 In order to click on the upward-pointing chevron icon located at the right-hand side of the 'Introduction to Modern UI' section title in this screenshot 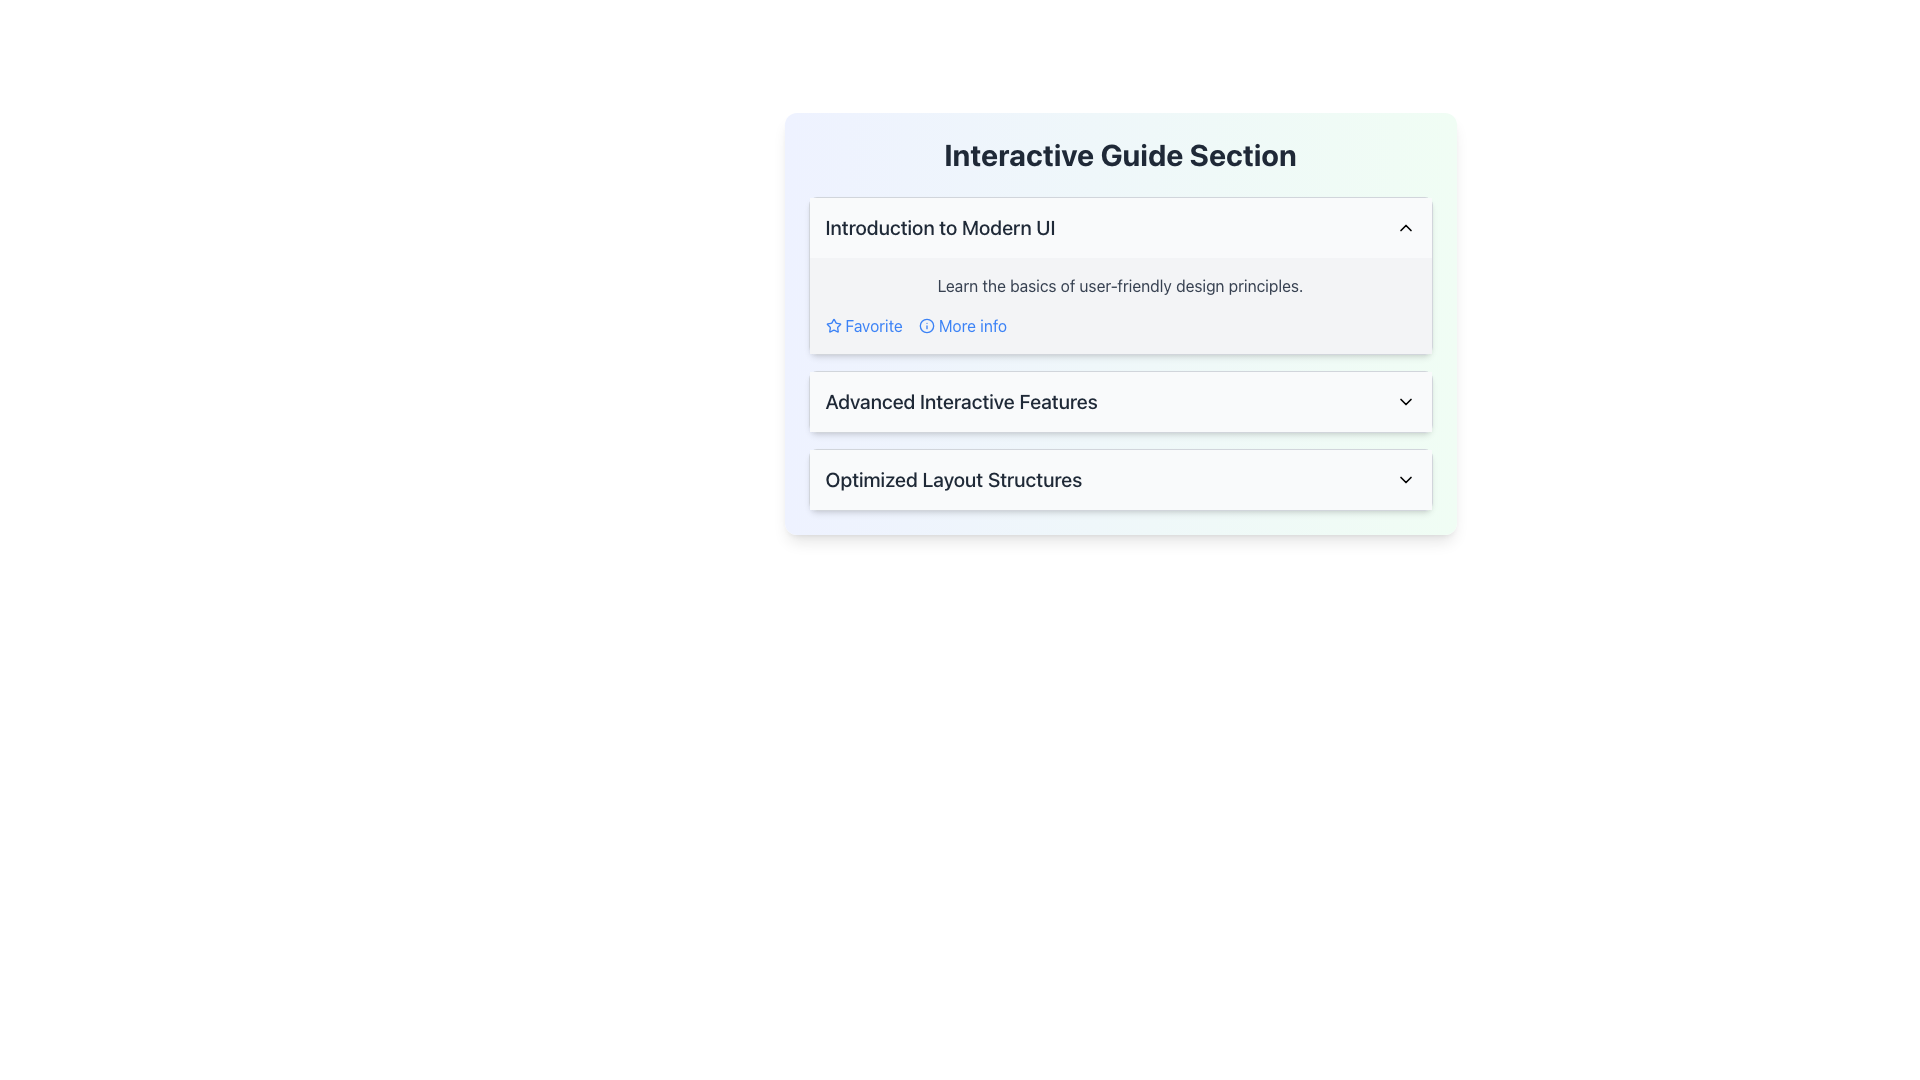, I will do `click(1404, 226)`.